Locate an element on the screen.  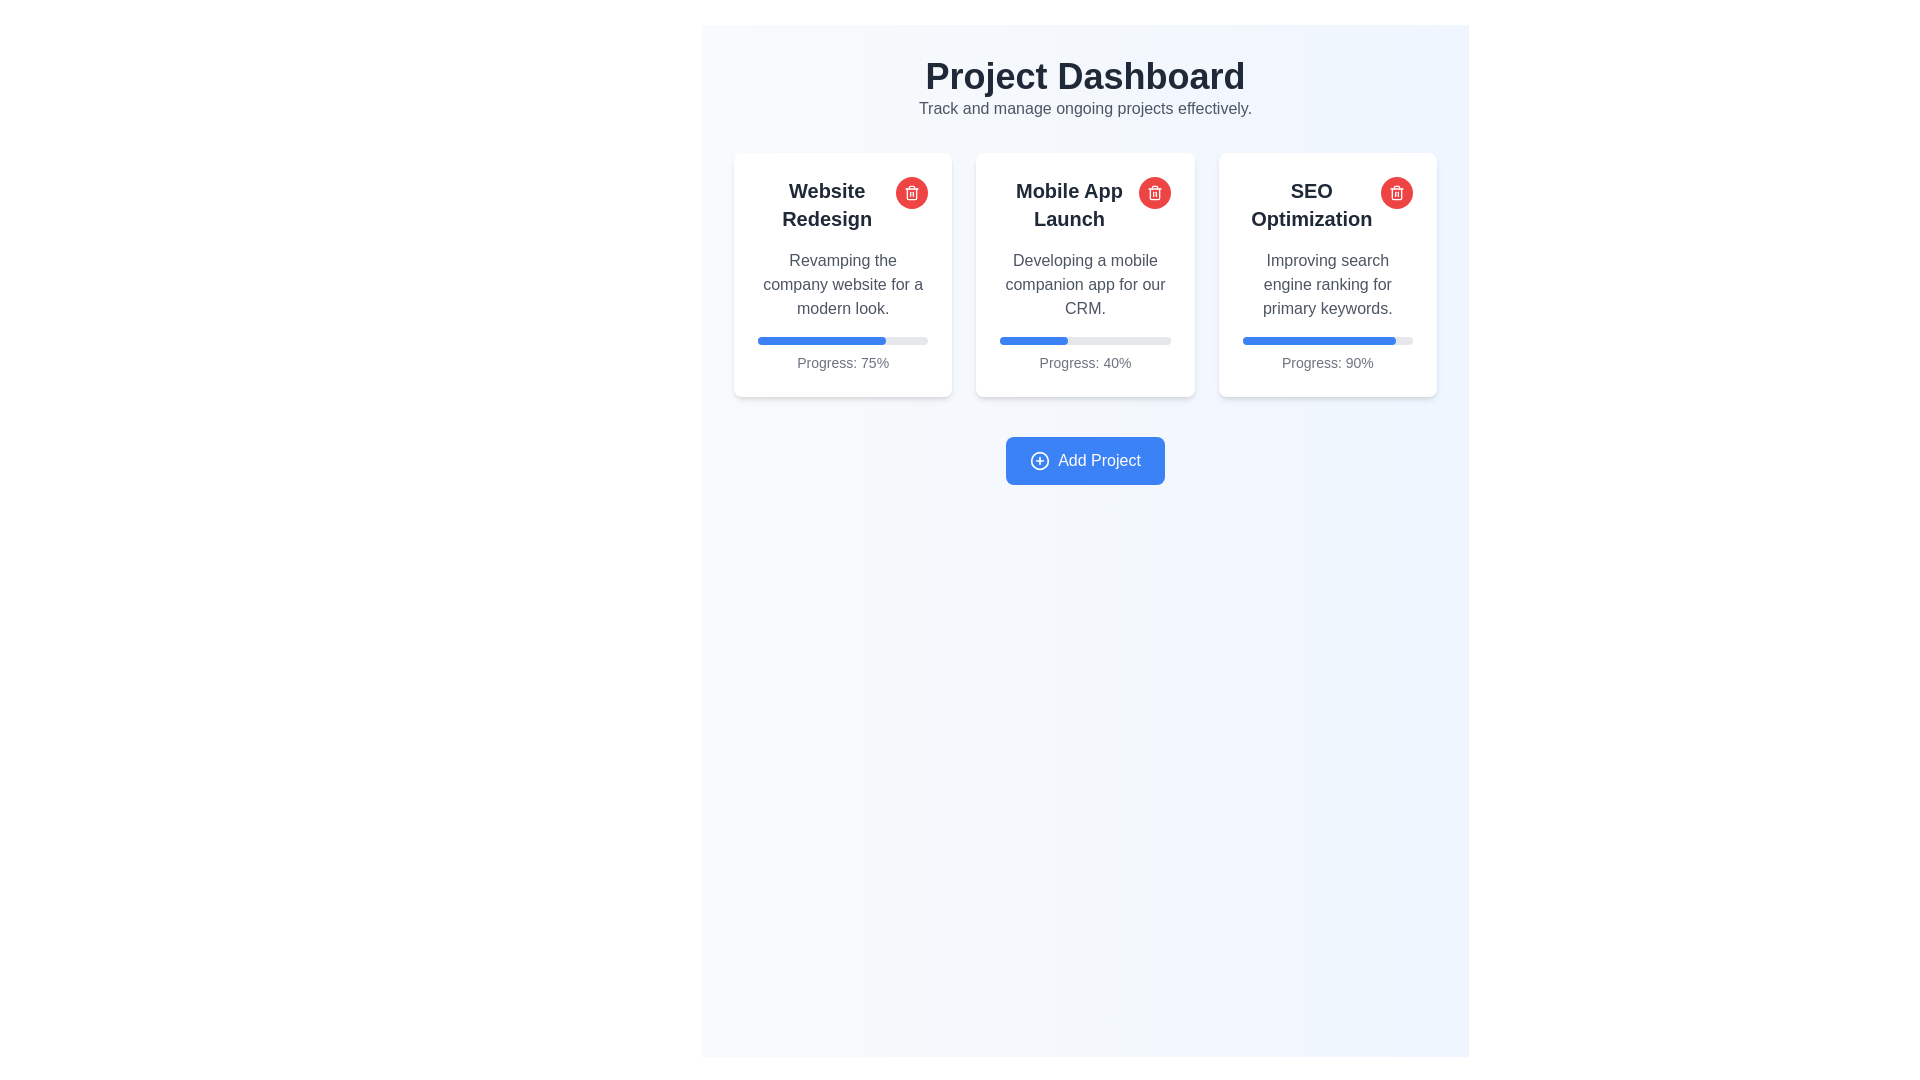
the bold, black text label 'Website Redesign' located at the top-left of the white card is located at coordinates (843, 204).